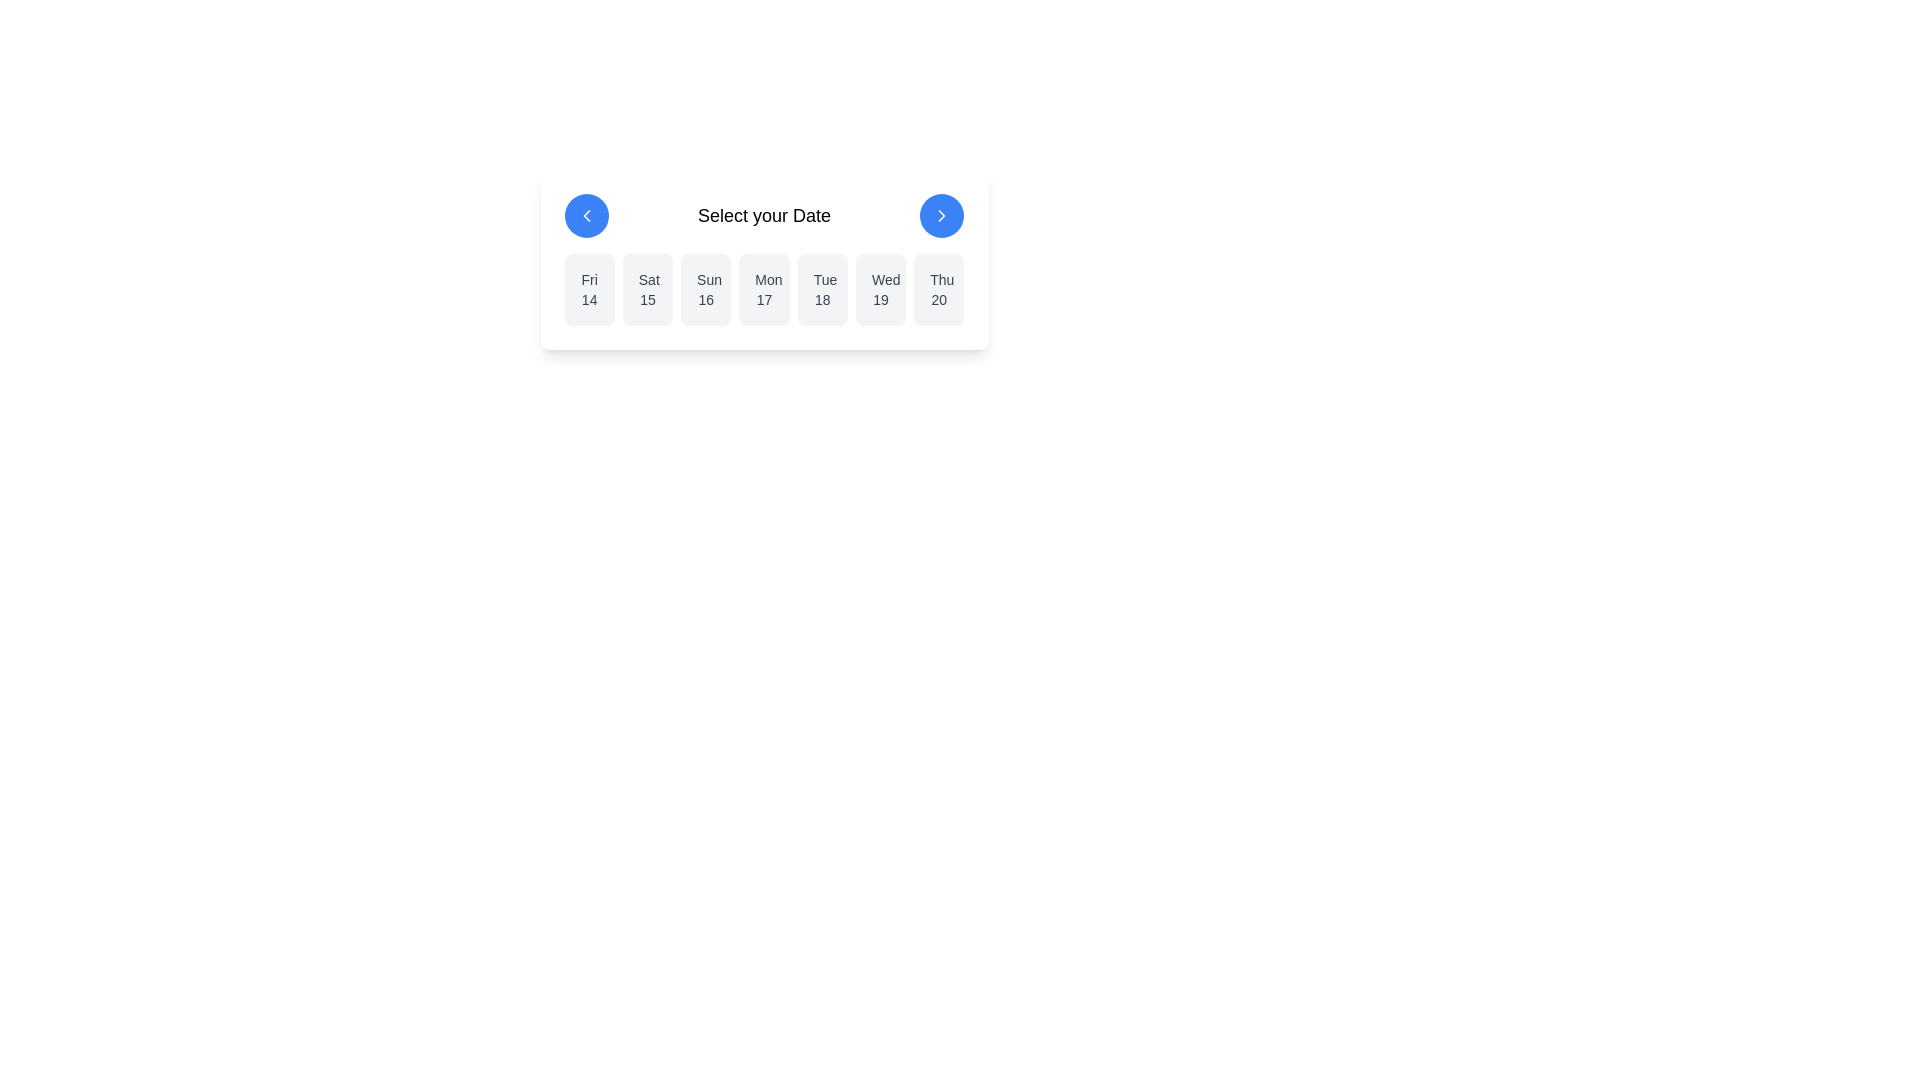 The image size is (1920, 1080). Describe the element at coordinates (938, 289) in the screenshot. I see `the square-shaped button labeled 'Thu' with a light gray background and medium dark gray text` at that location.